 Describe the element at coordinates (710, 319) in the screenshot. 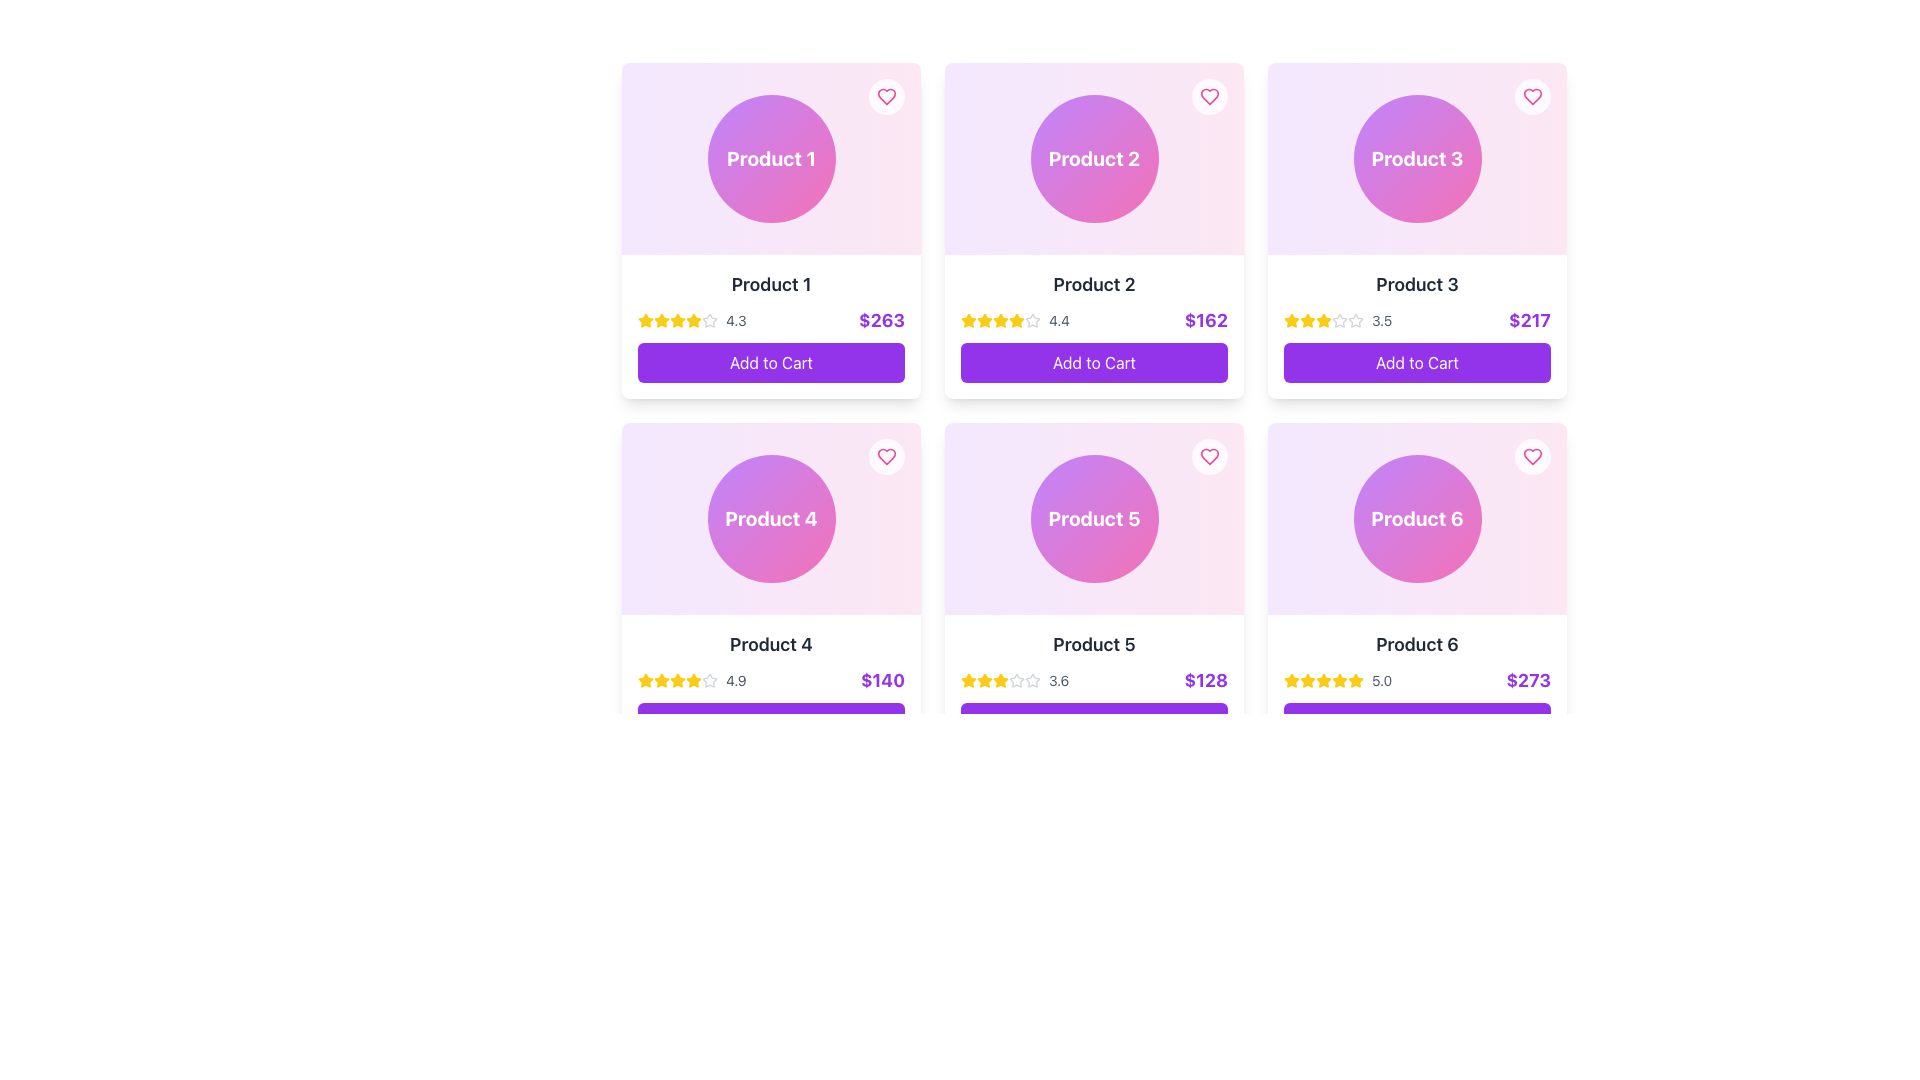

I see `the hollow gray star icon, which is the last star in the sequence of rating stars for the first product card` at that location.